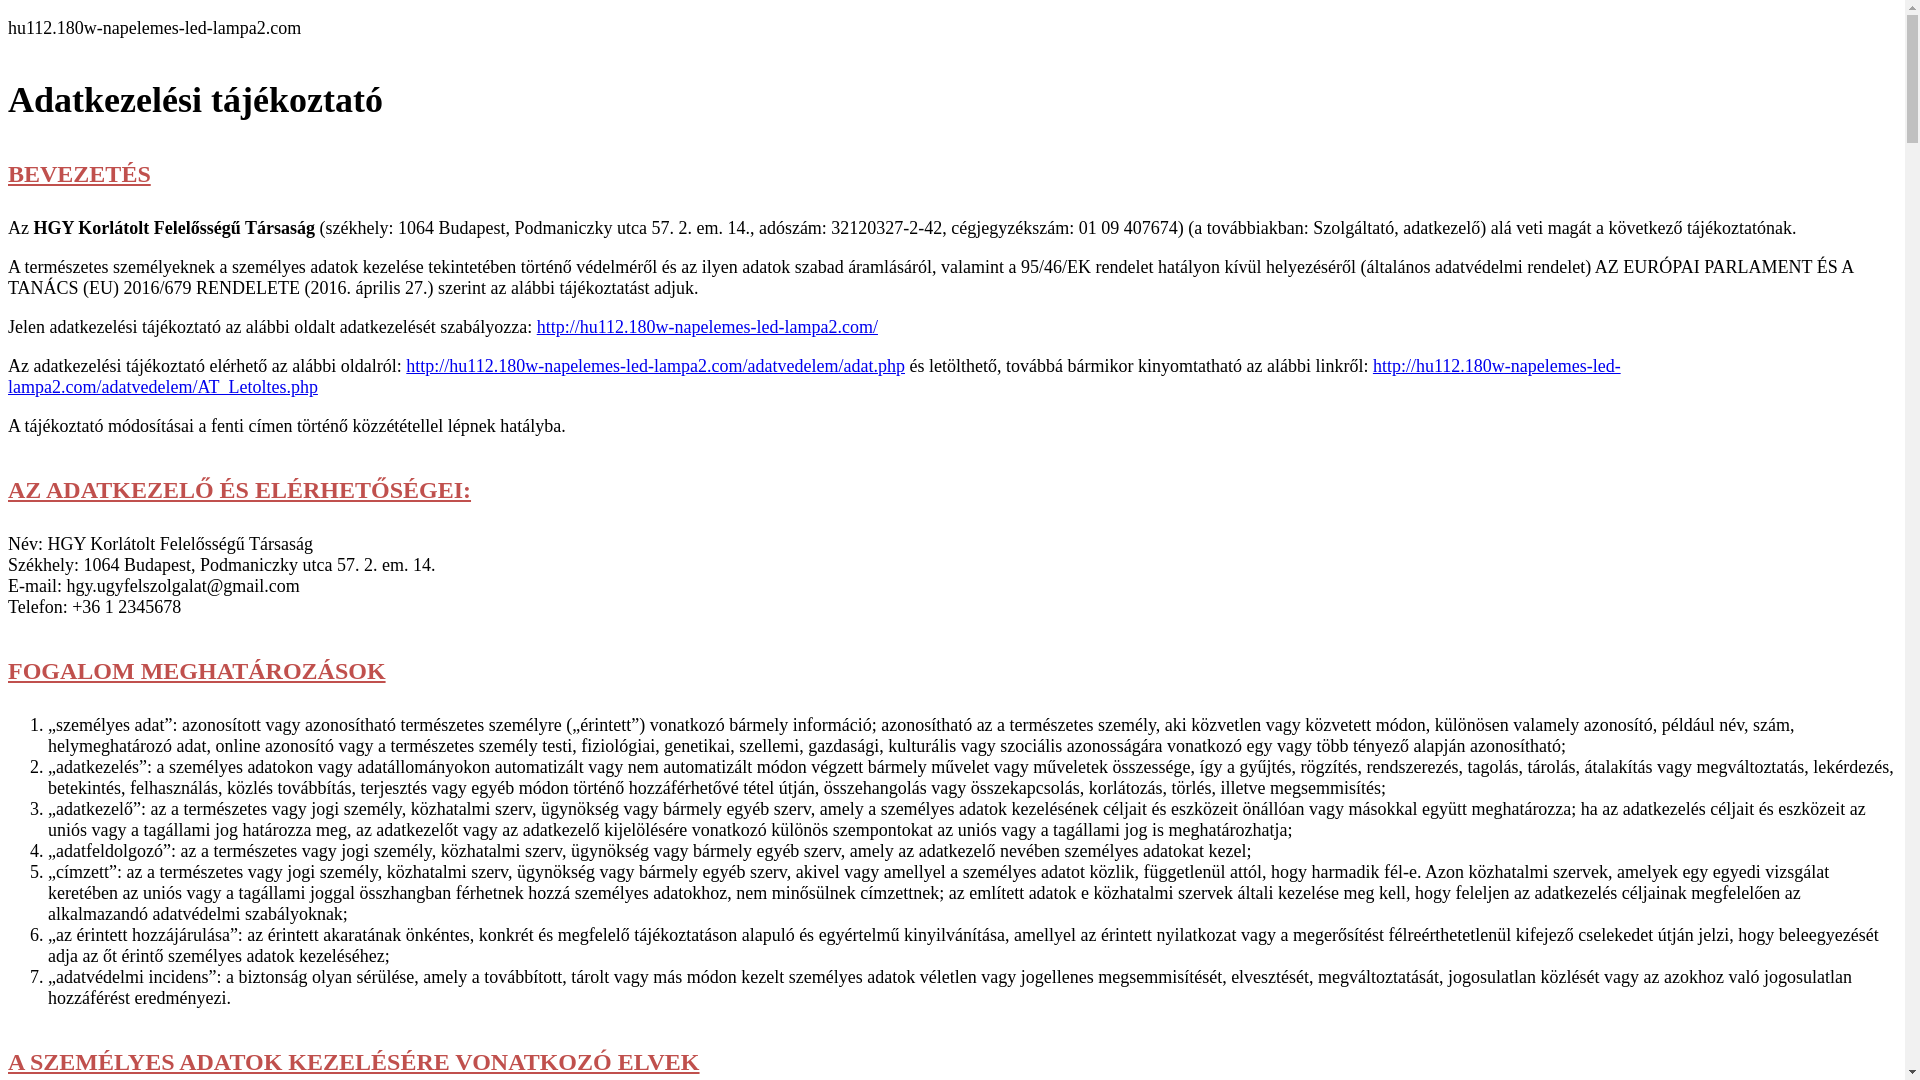  I want to click on 'http://hu112.180w-napelemes-led-lampa2.com/', so click(707, 326).